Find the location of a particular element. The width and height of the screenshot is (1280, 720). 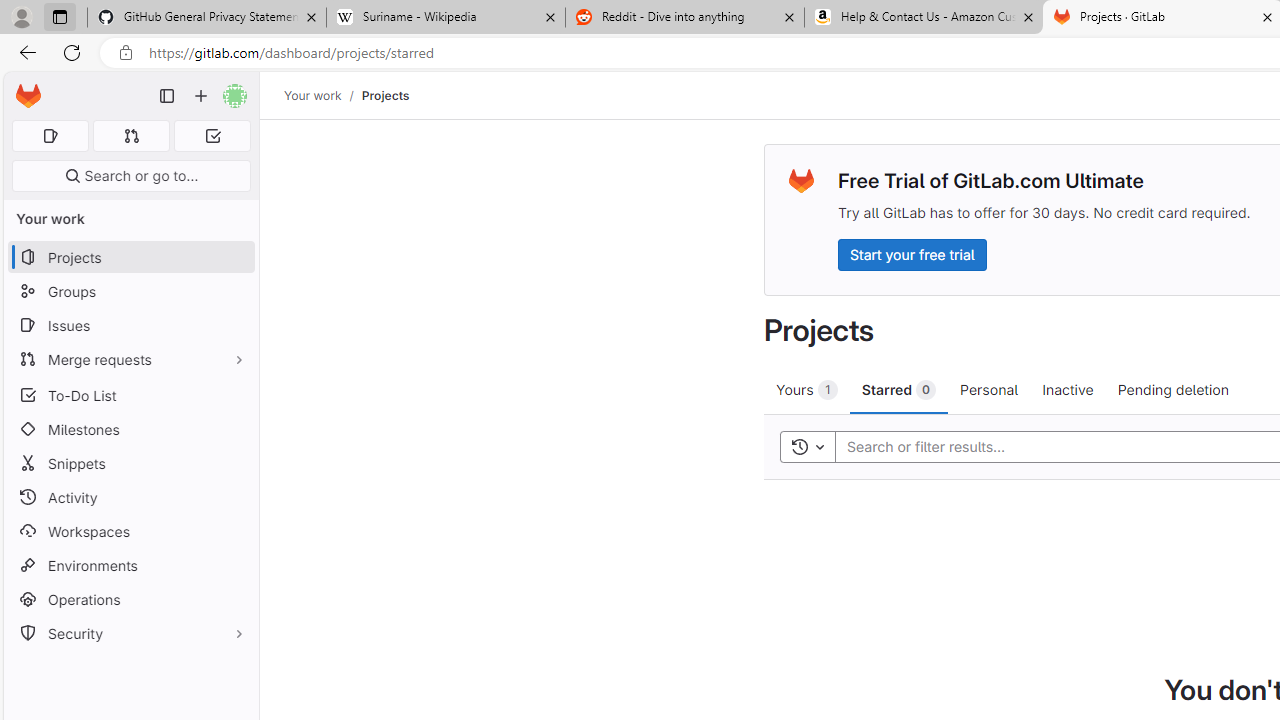

'Environments' is located at coordinates (130, 565).